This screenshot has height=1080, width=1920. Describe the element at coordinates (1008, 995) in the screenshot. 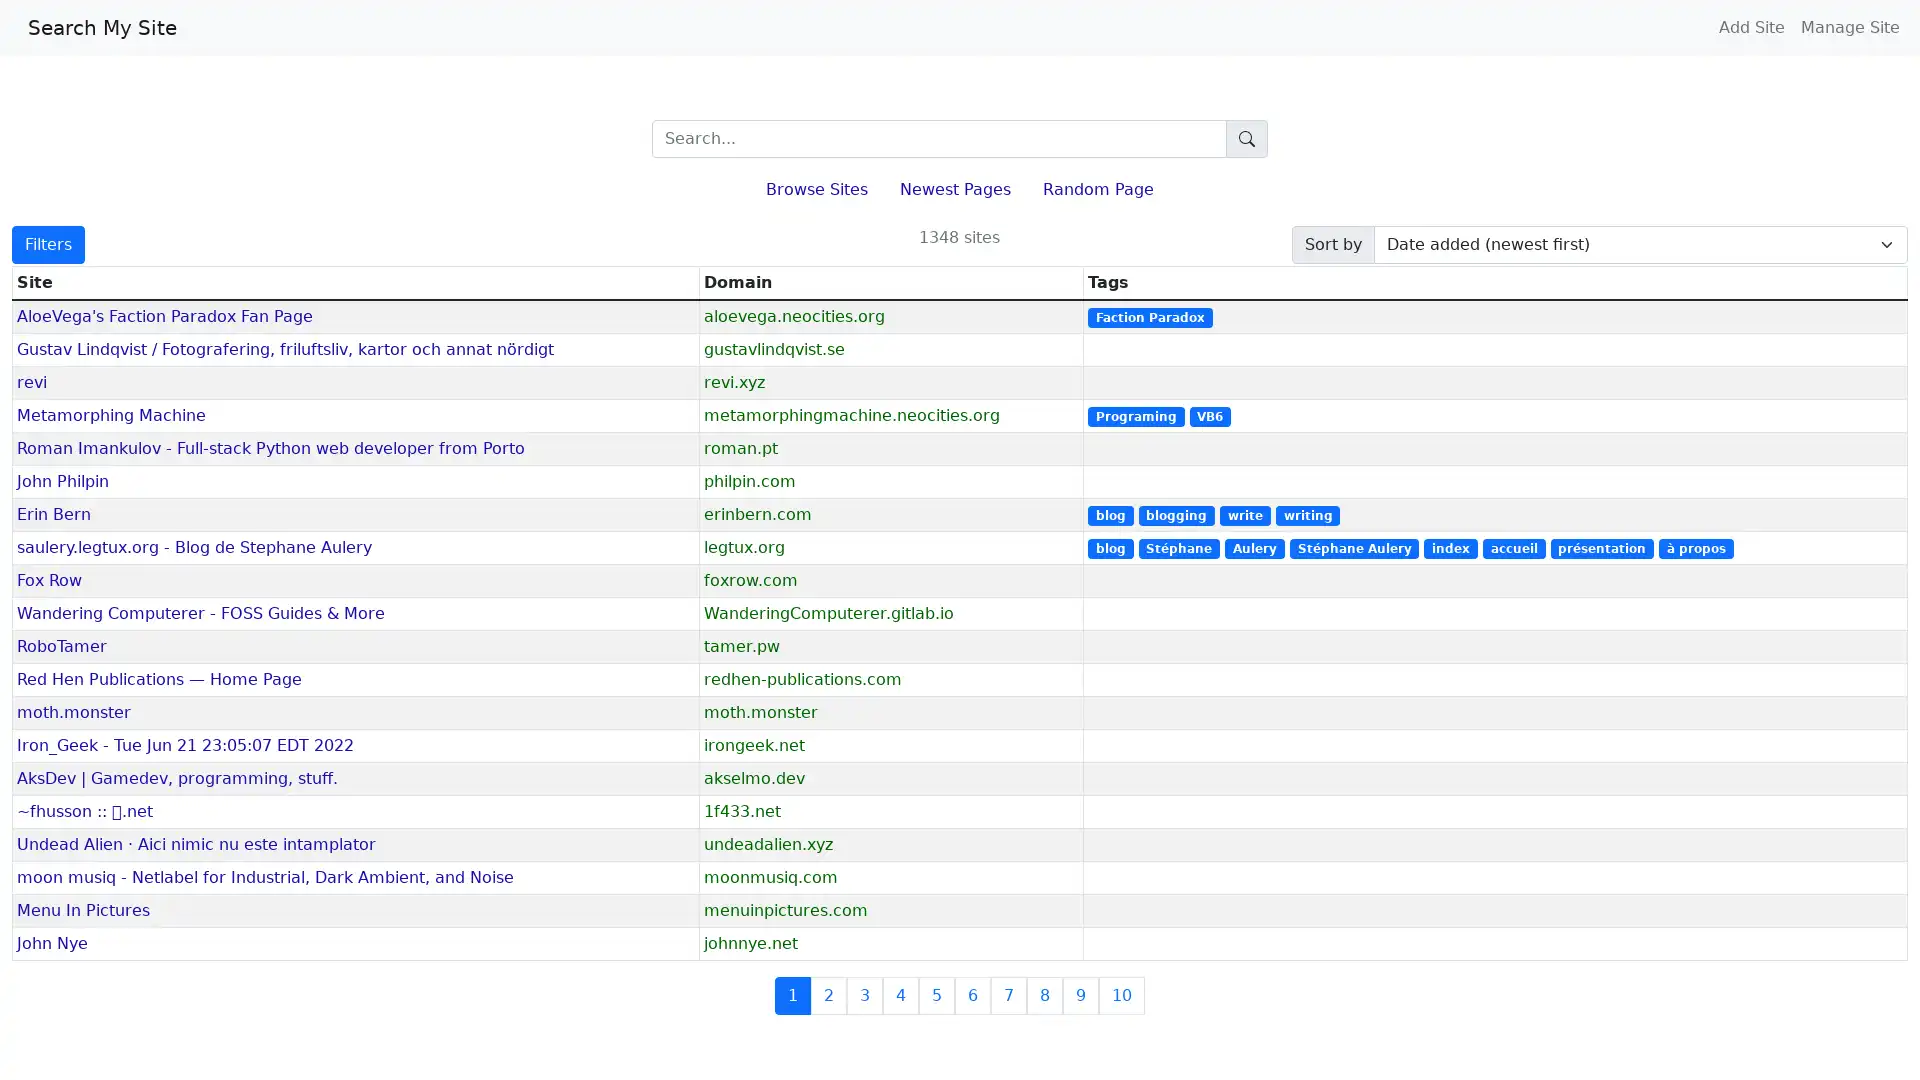

I see `7` at that location.